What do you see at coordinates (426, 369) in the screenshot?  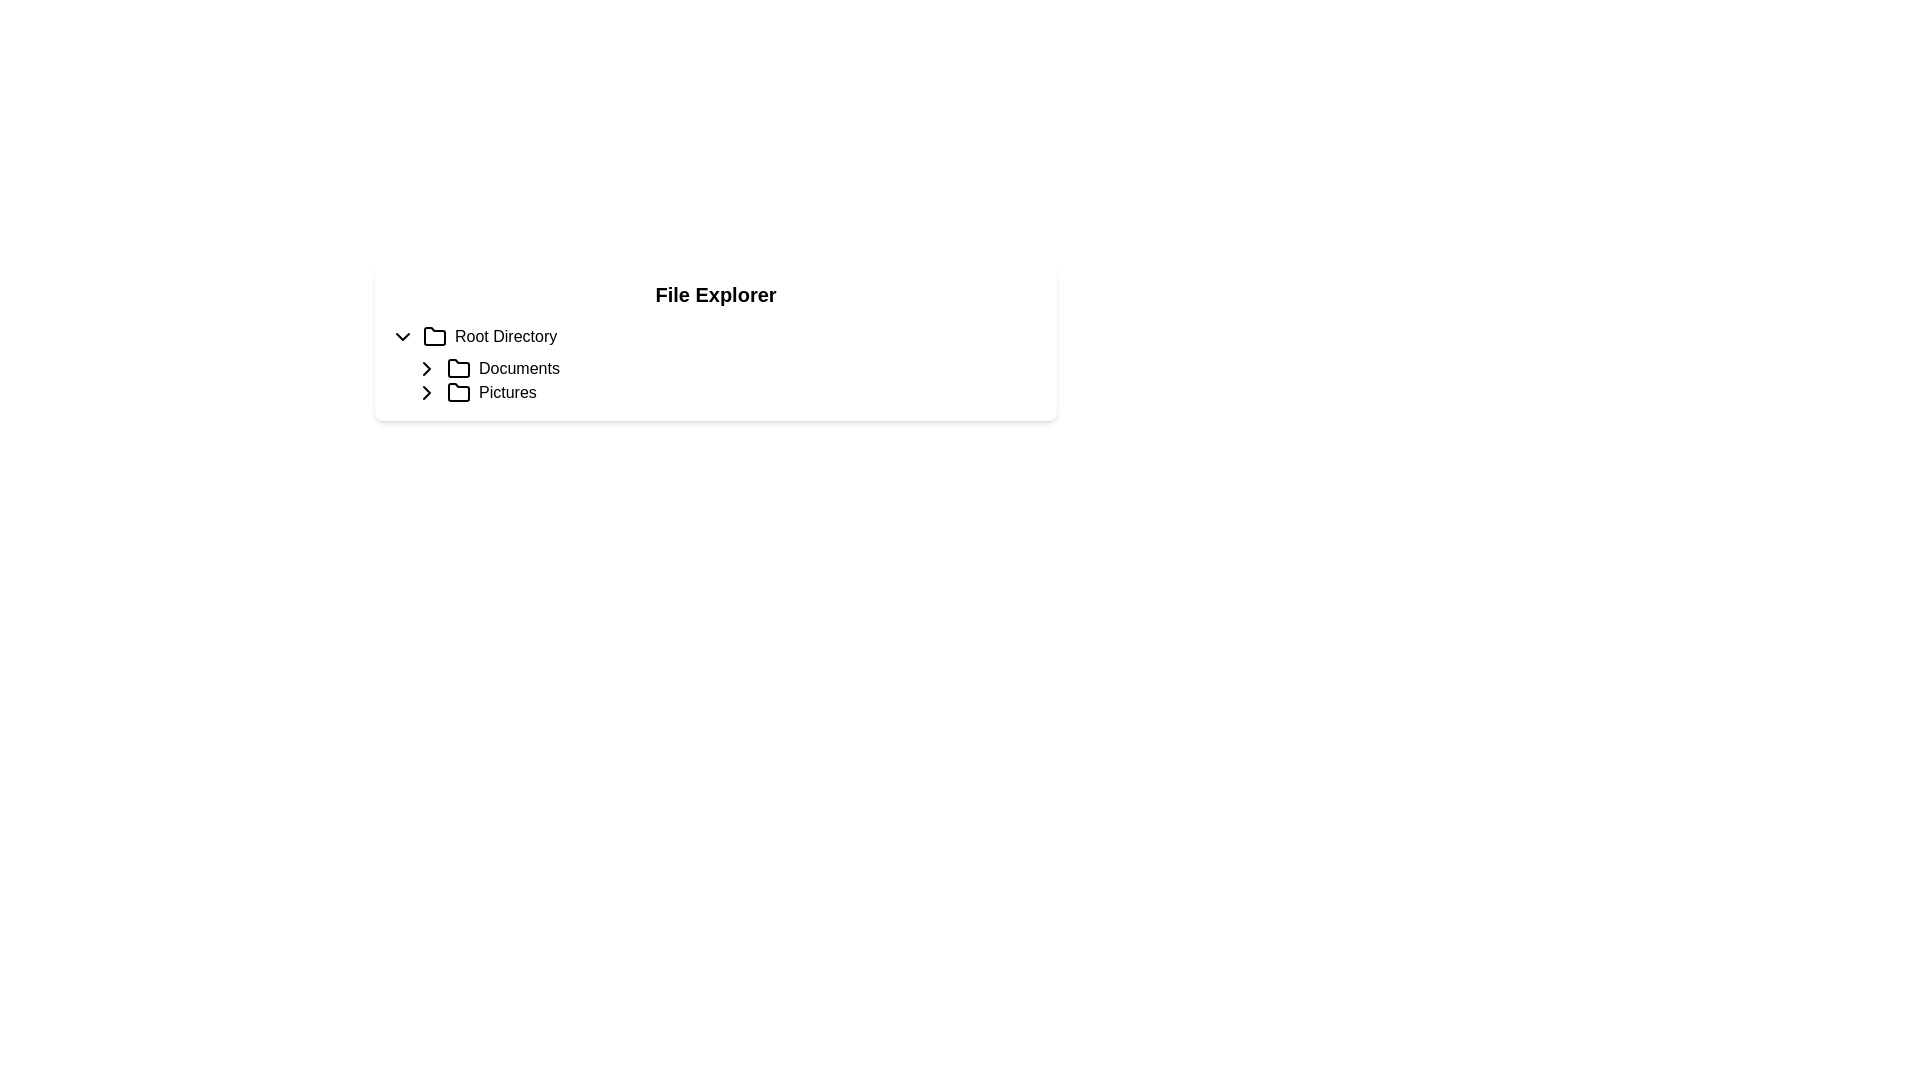 I see `the right-pointing chevron icon within the 'Documents' item` at bounding box center [426, 369].